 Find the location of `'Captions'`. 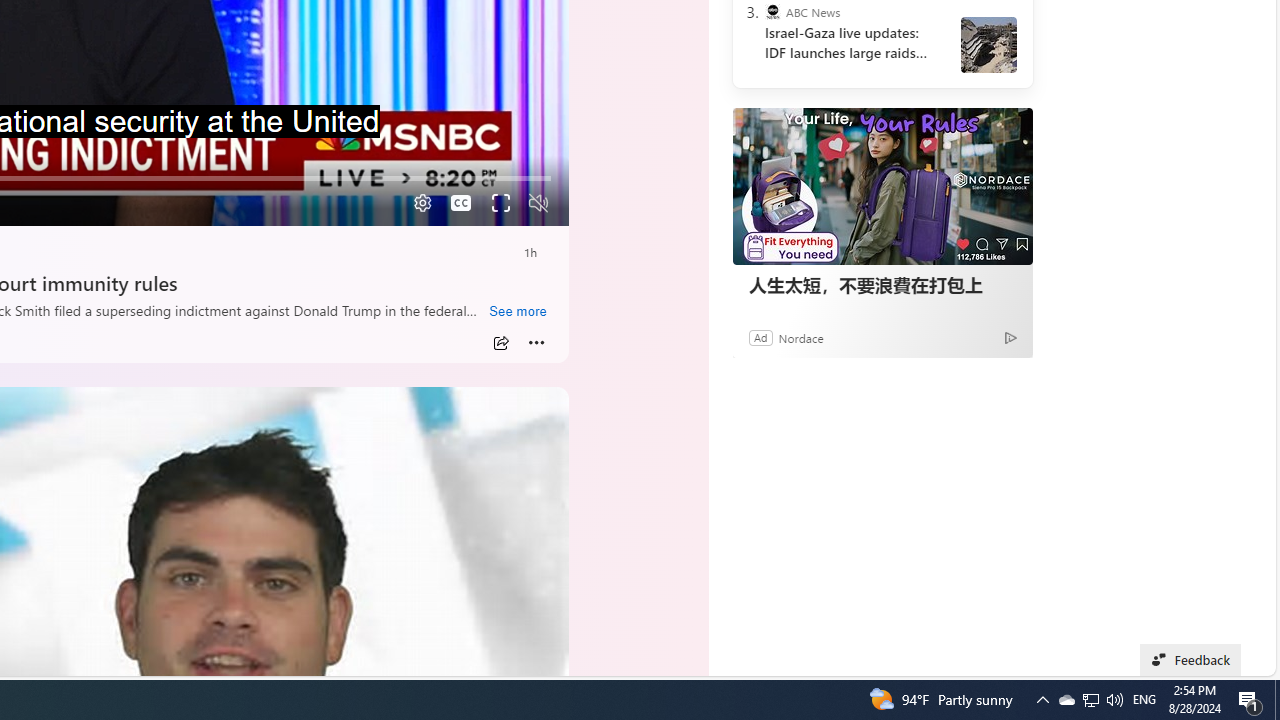

'Captions' is located at coordinates (460, 203).